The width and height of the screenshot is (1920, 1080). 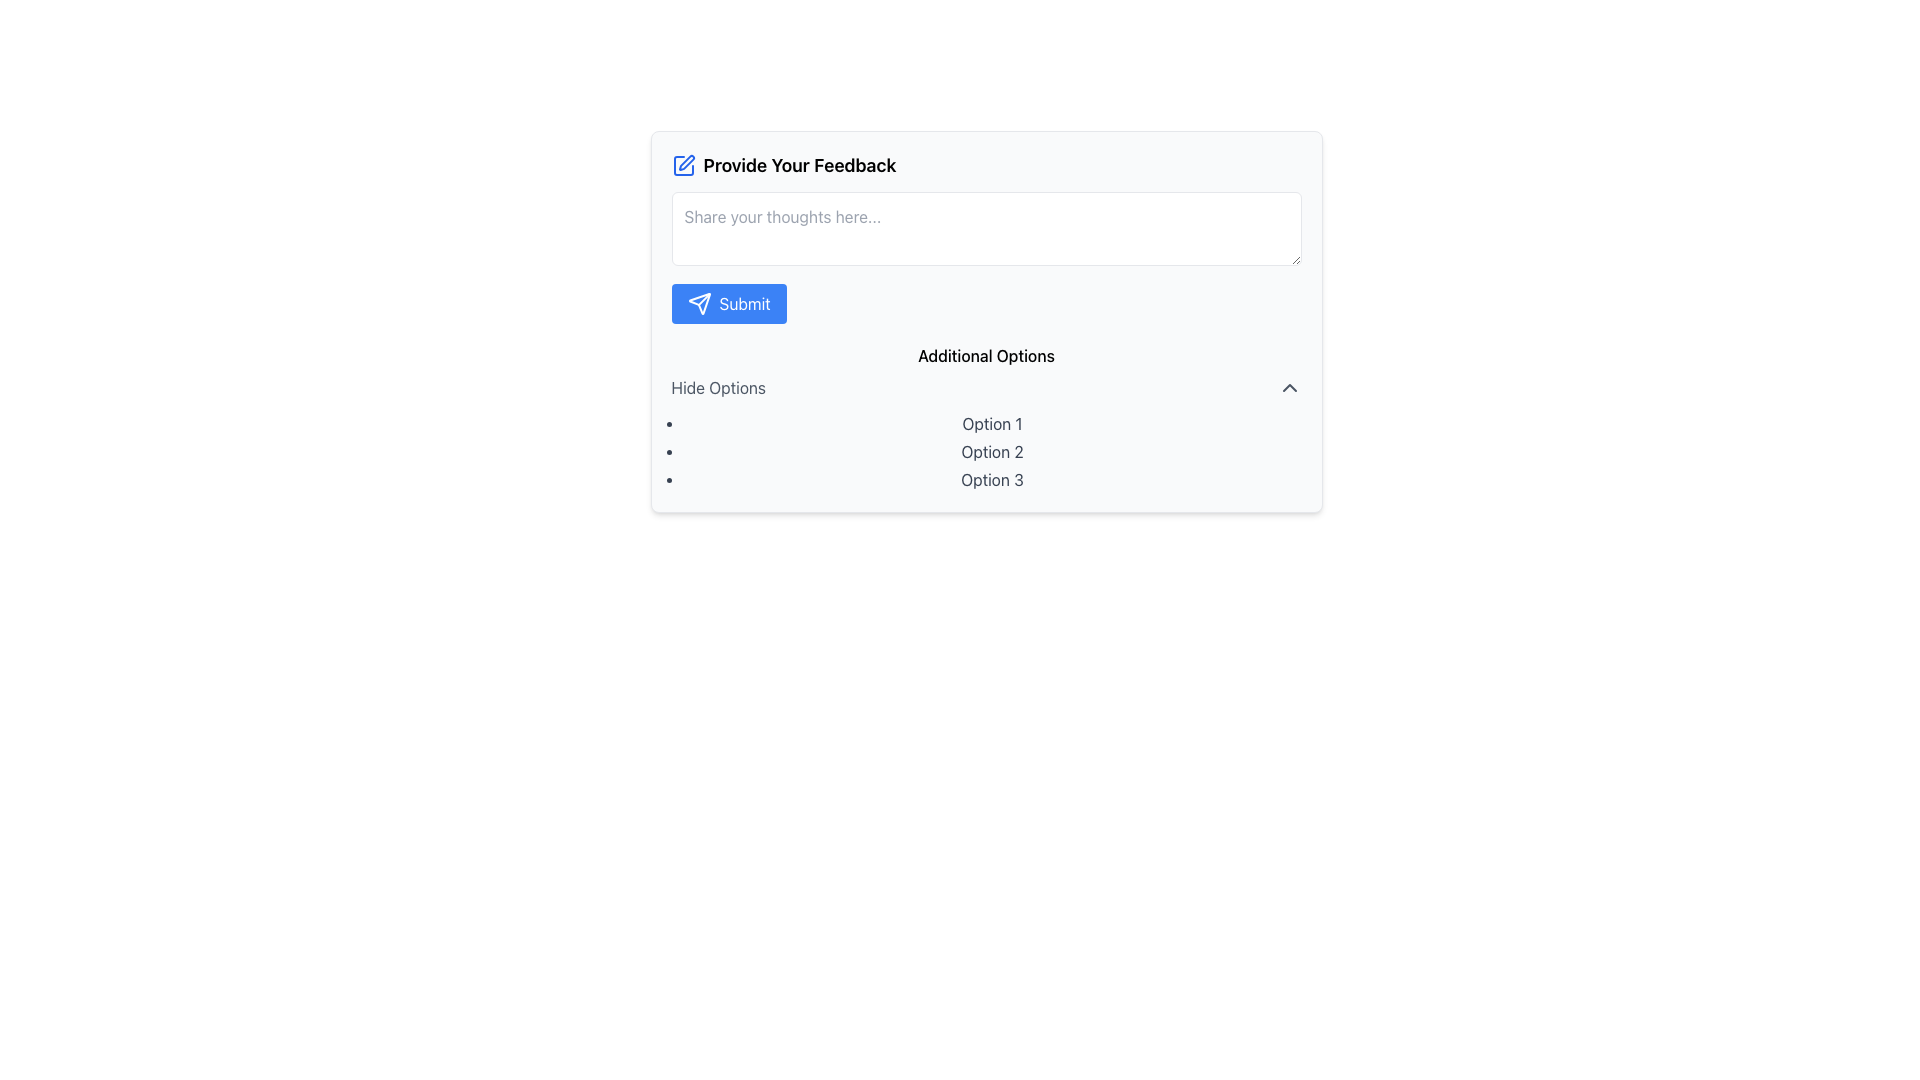 I want to click on to select the list item labeled 'Option 3' which is styled in light gray and changes to black on hover, located in the 'Additional Options' section of the bullet-point list, so click(x=992, y=479).